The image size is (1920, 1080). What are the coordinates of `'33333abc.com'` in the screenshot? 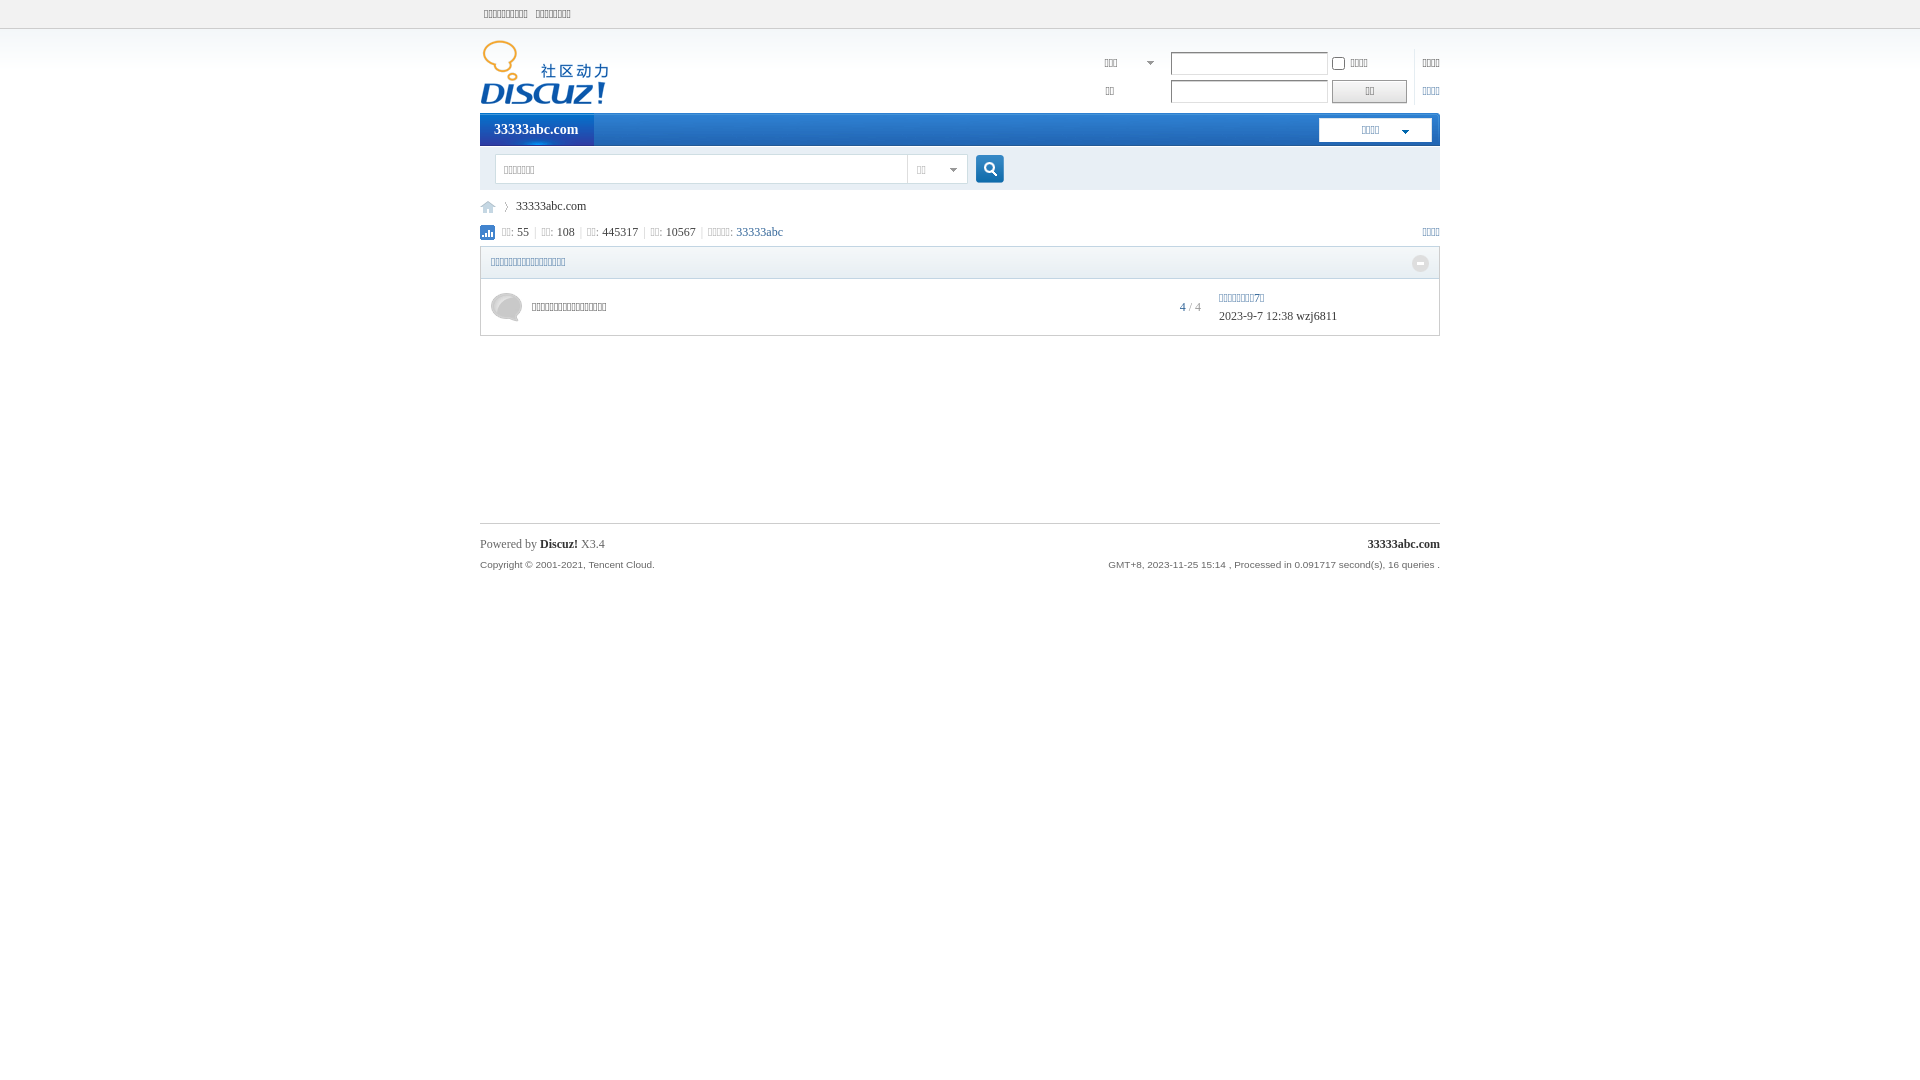 It's located at (551, 206).